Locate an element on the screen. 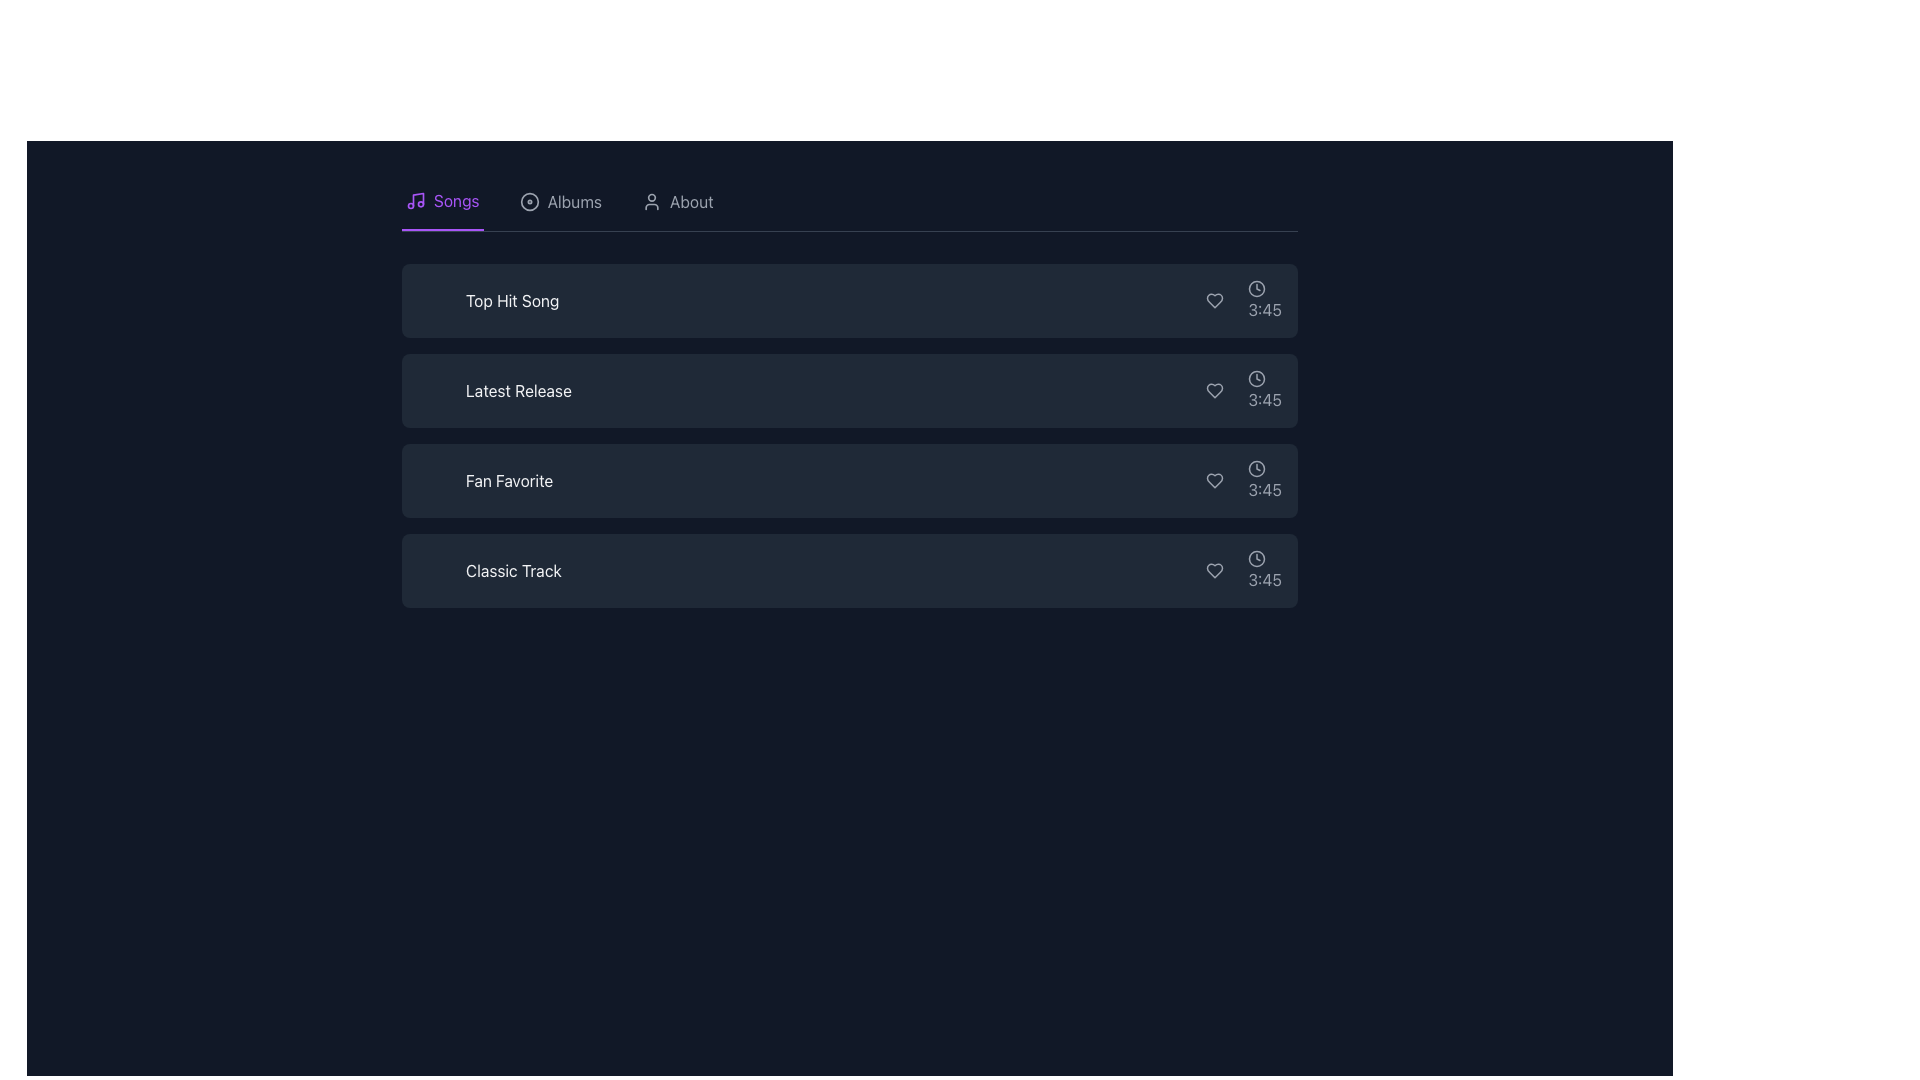  the small circular clock icon with a minimalistic thin line design, which is part of the fourth list item in the vertical list of songs, located to the left of the time value '3:45' is located at coordinates (1256, 378).